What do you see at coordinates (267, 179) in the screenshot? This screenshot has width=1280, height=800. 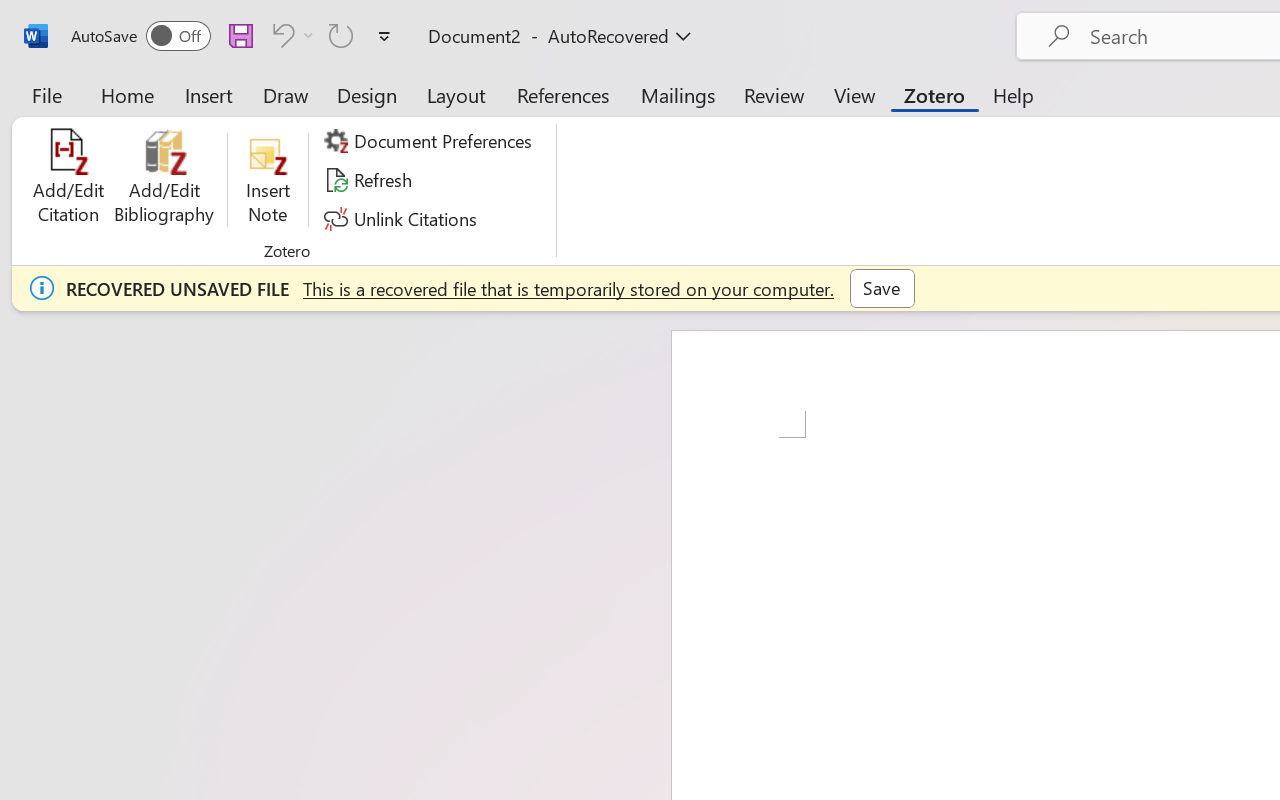 I see `'Insert Note'` at bounding box center [267, 179].